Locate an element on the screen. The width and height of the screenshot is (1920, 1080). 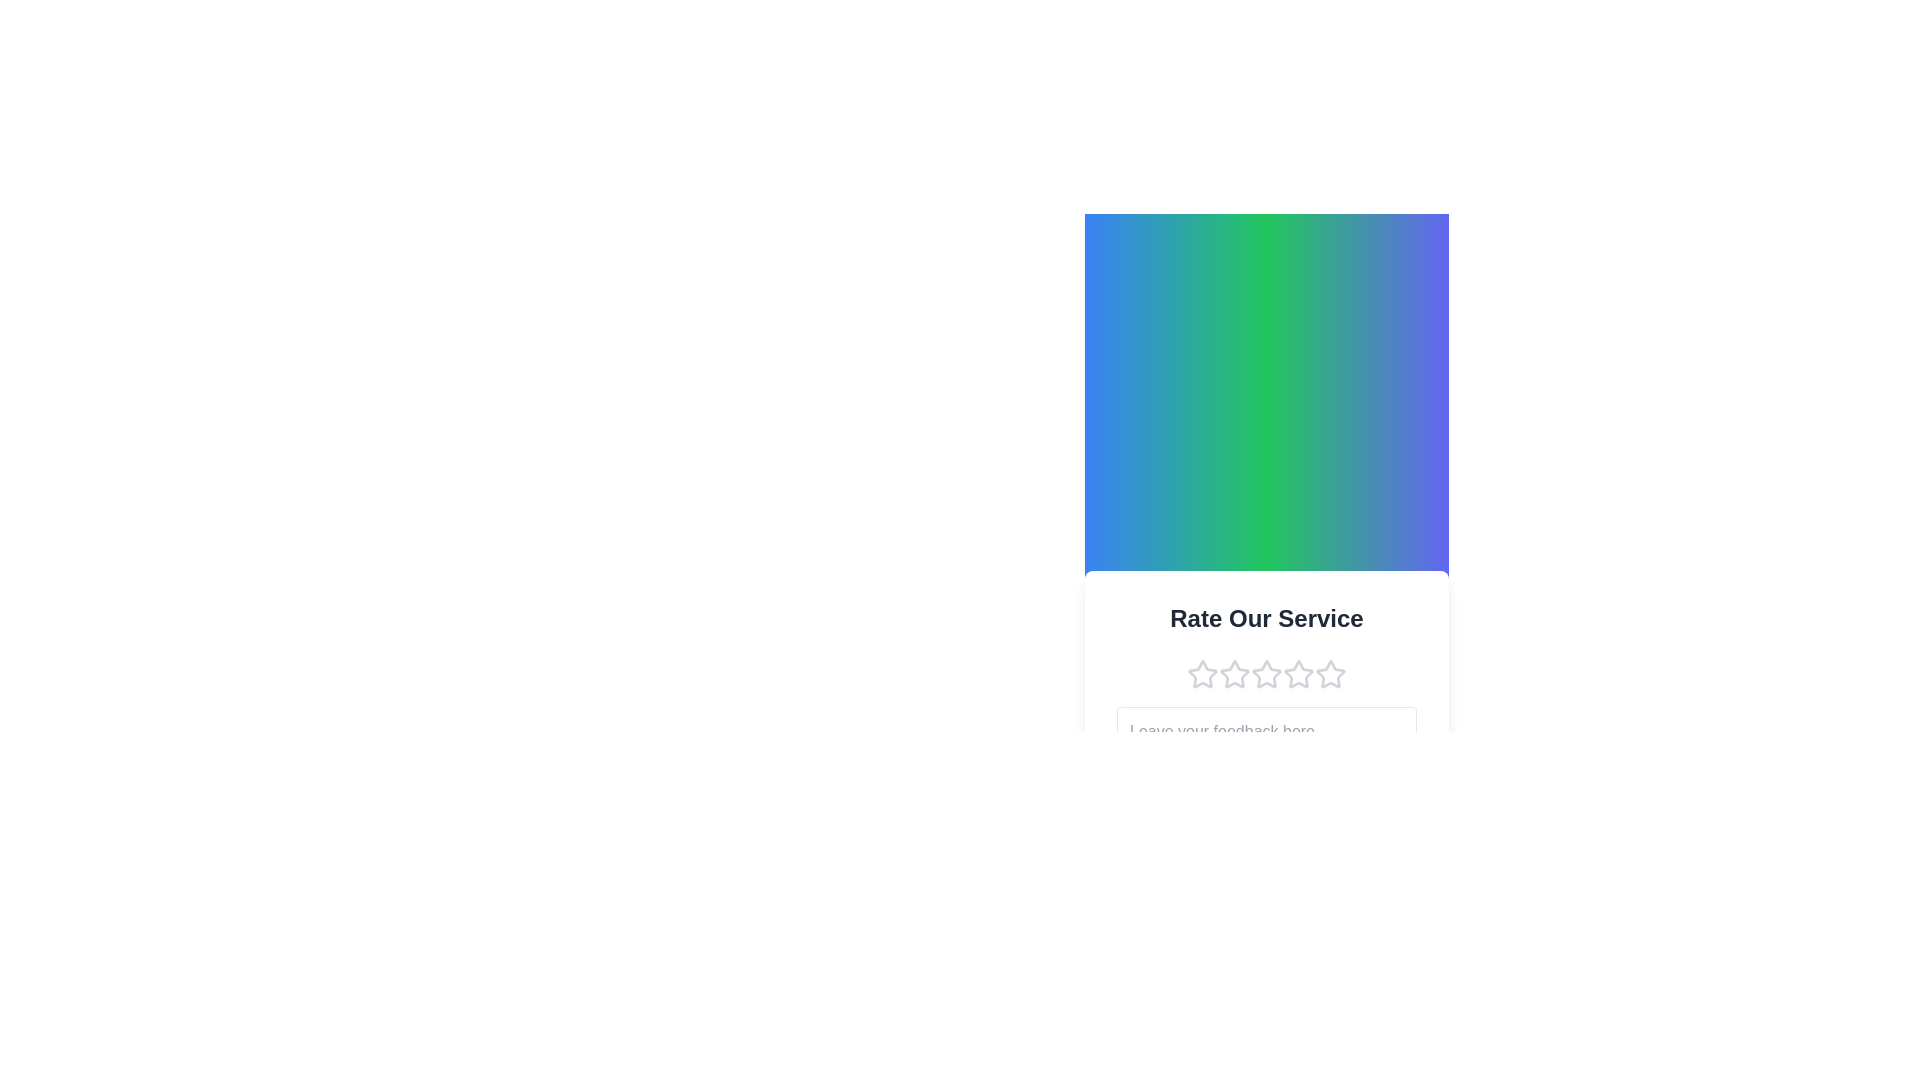
the third hollow star icon to provide a 3-star rating in the rating control below the 'Rate Our Service' heading is located at coordinates (1266, 674).